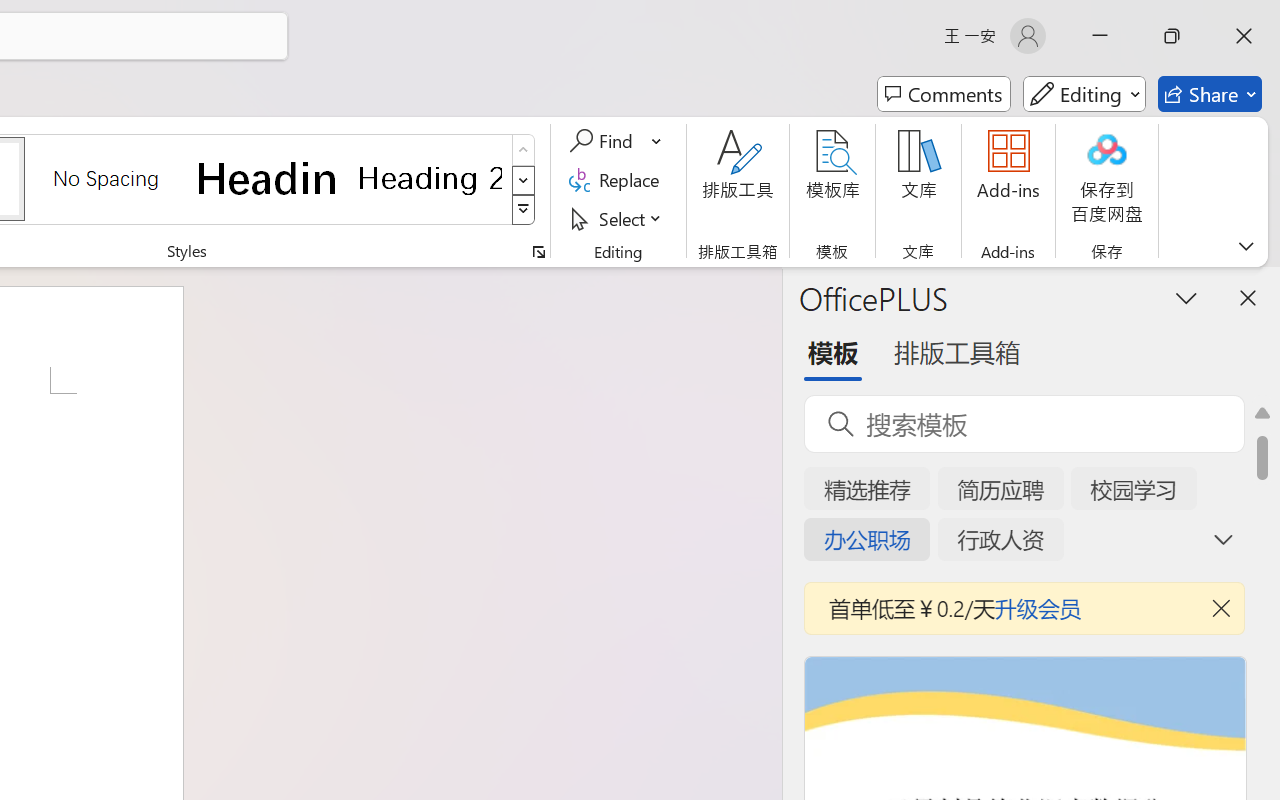  What do you see at coordinates (943, 94) in the screenshot?
I see `'Comments'` at bounding box center [943, 94].